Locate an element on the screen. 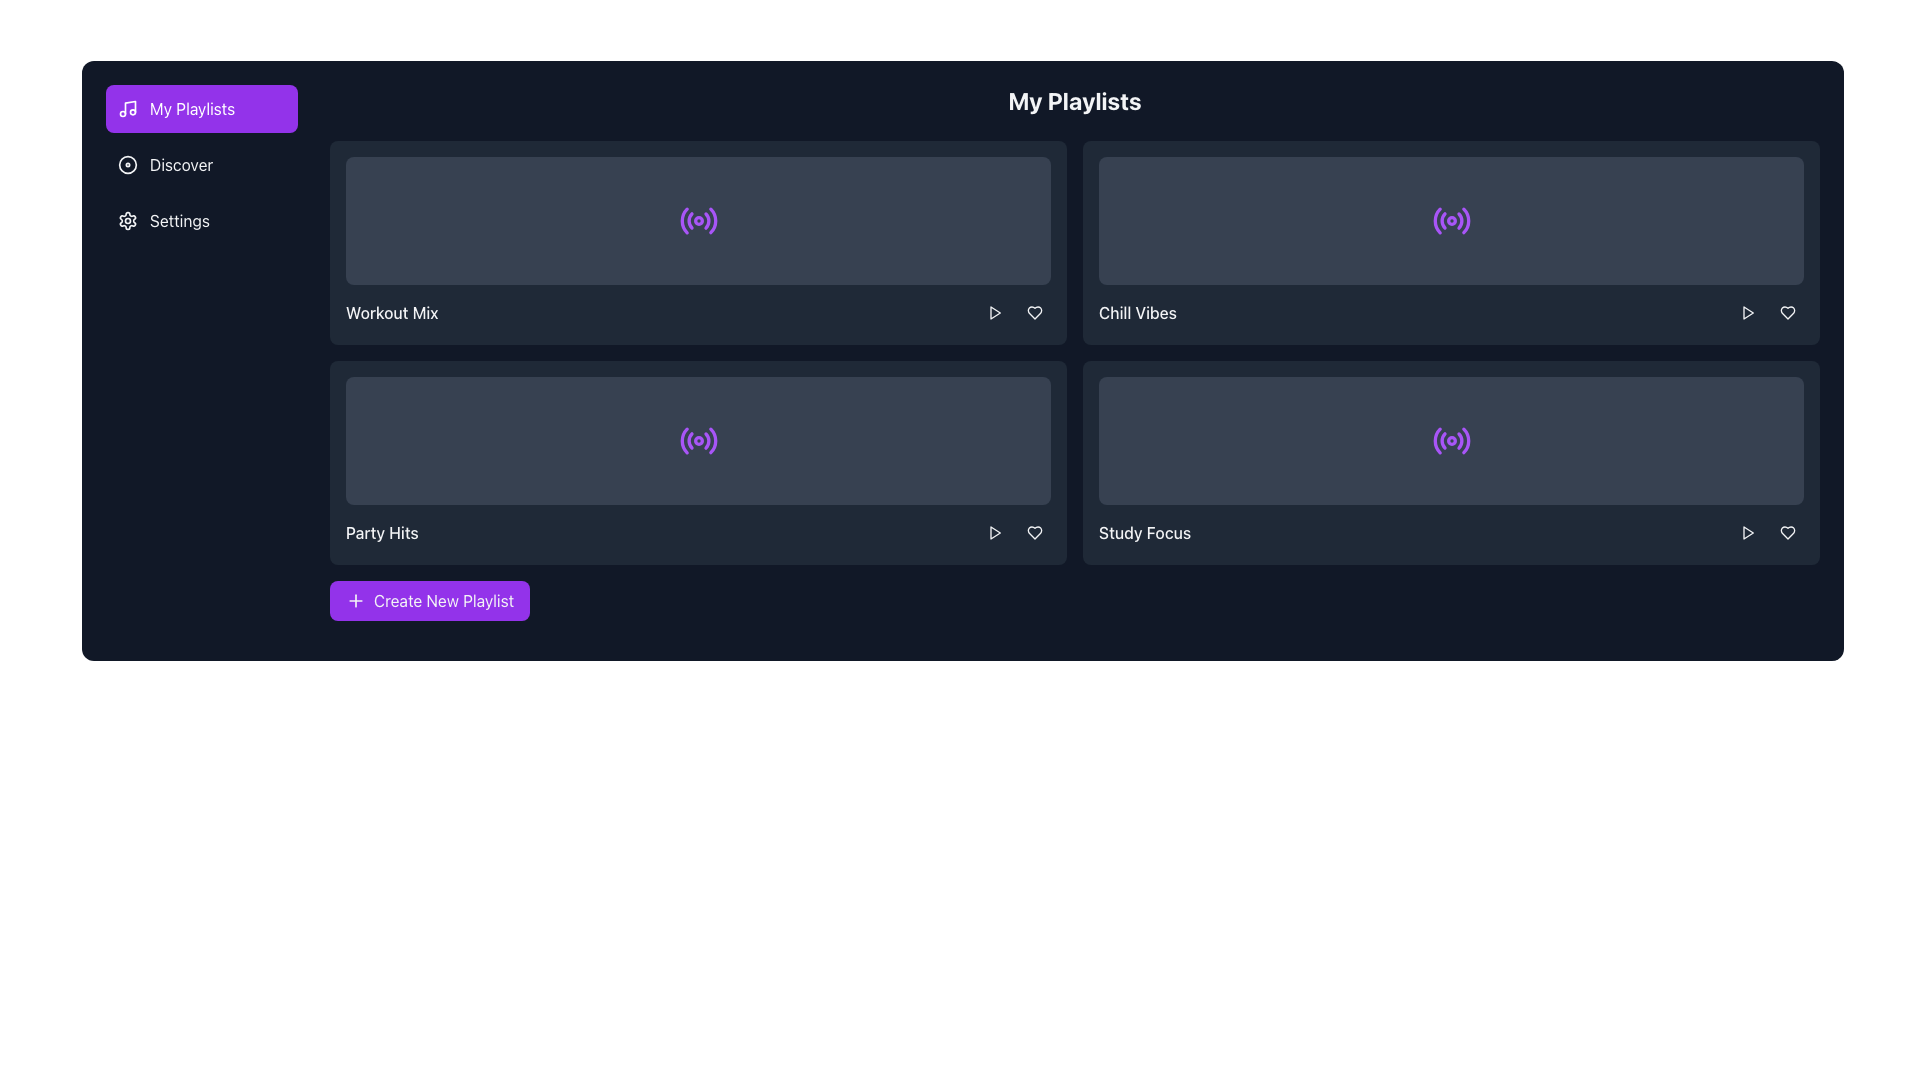 This screenshot has width=1920, height=1080. the clickable text 'Discover' in the vertical menu, which is positioned below 'My Playlists' and above 'Settings' is located at coordinates (181, 164).